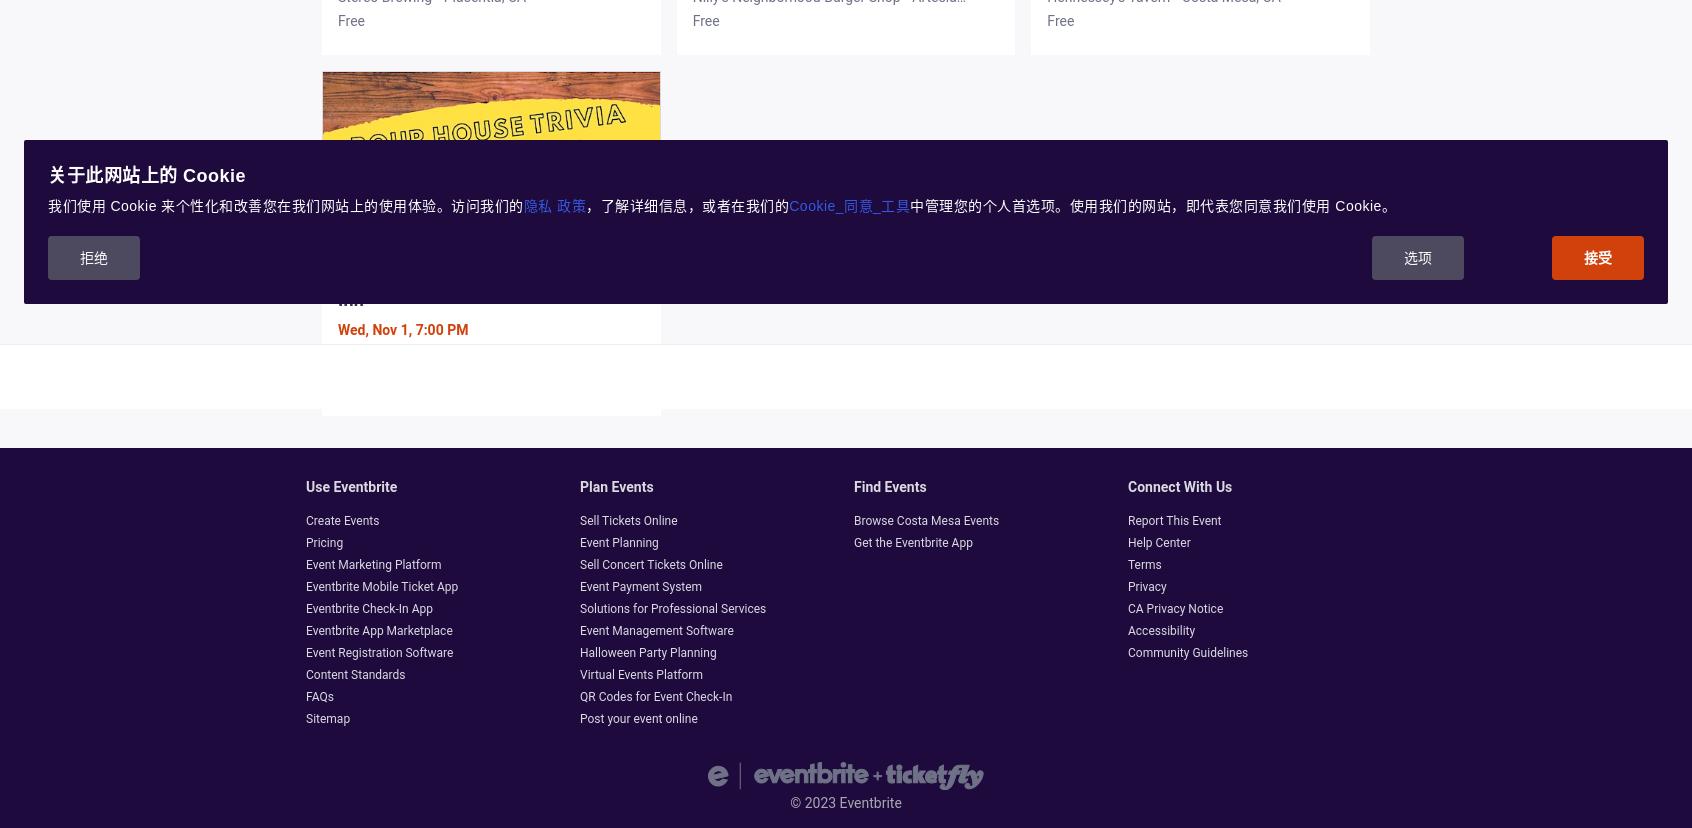  Describe the element at coordinates (1179, 487) in the screenshot. I see `'Connect with us'` at that location.